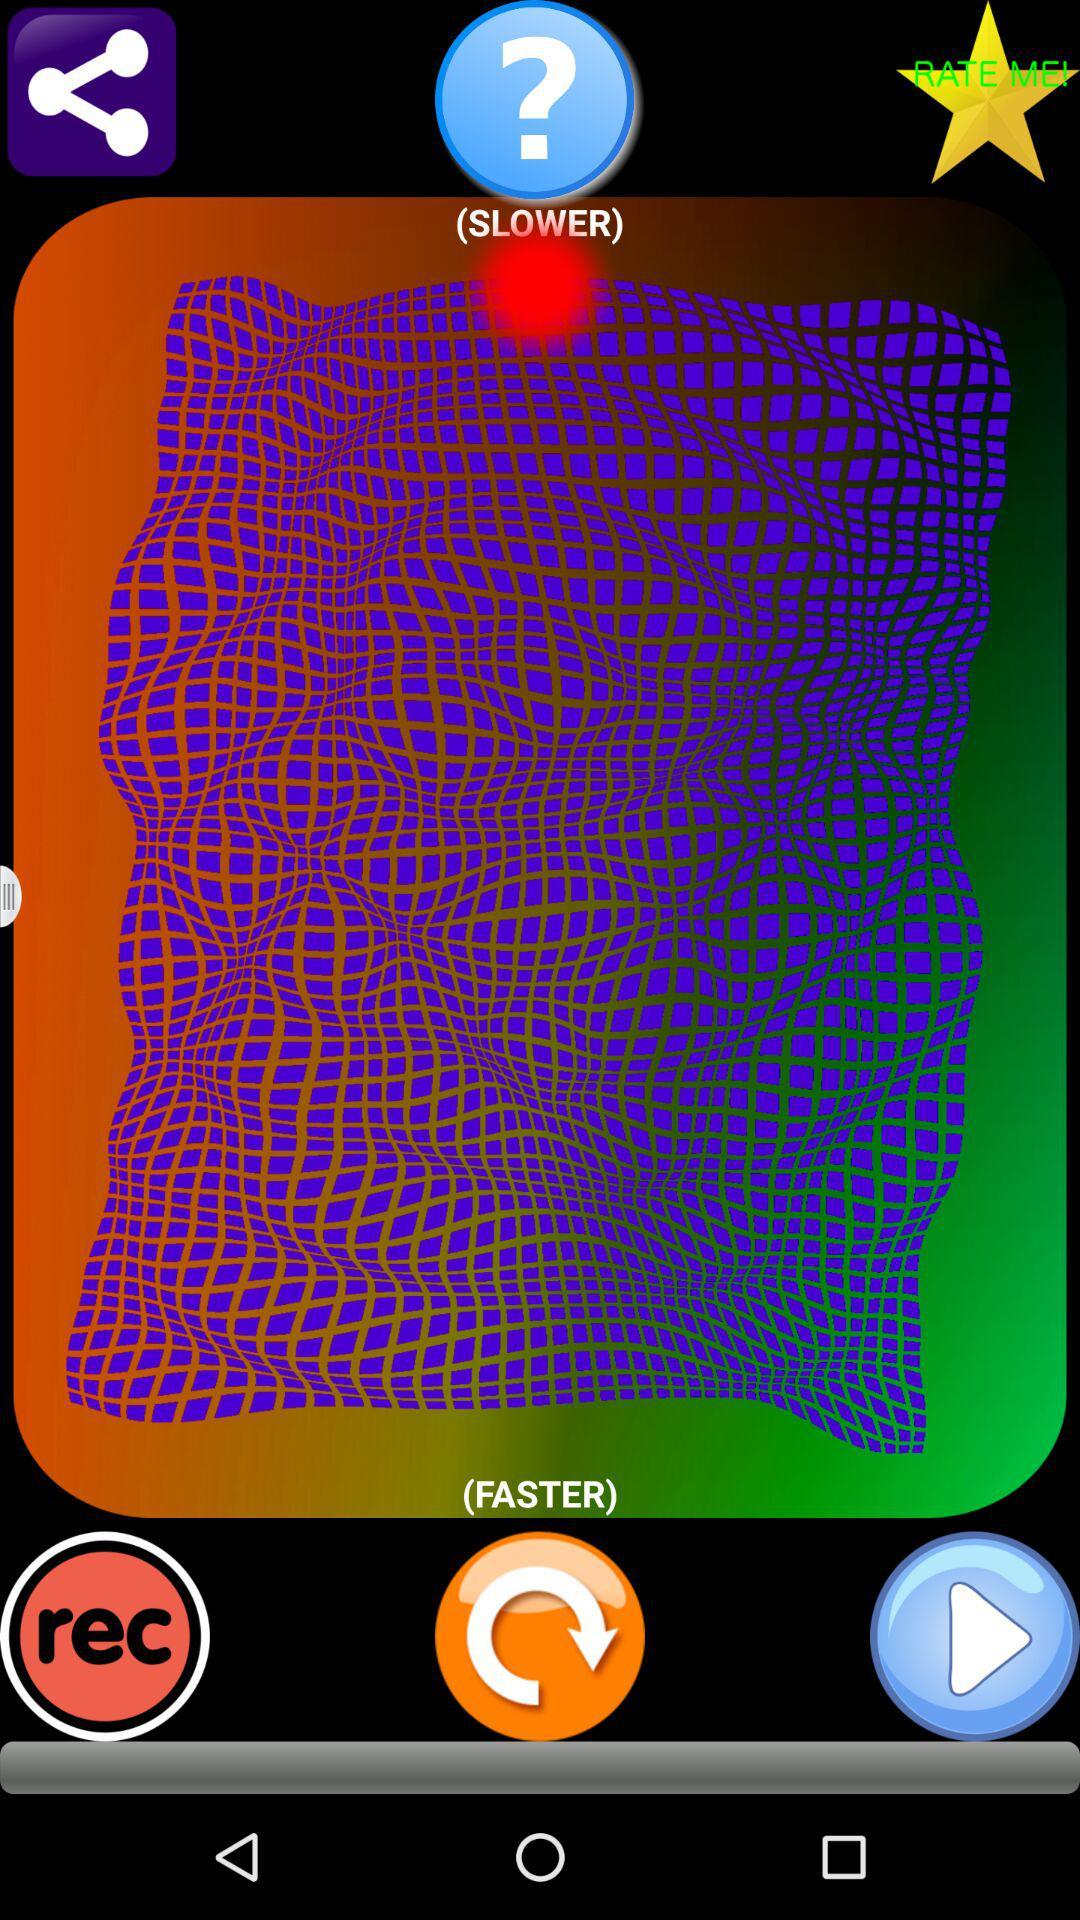 The height and width of the screenshot is (1920, 1080). Describe the element at coordinates (987, 90) in the screenshot. I see `rate` at that location.